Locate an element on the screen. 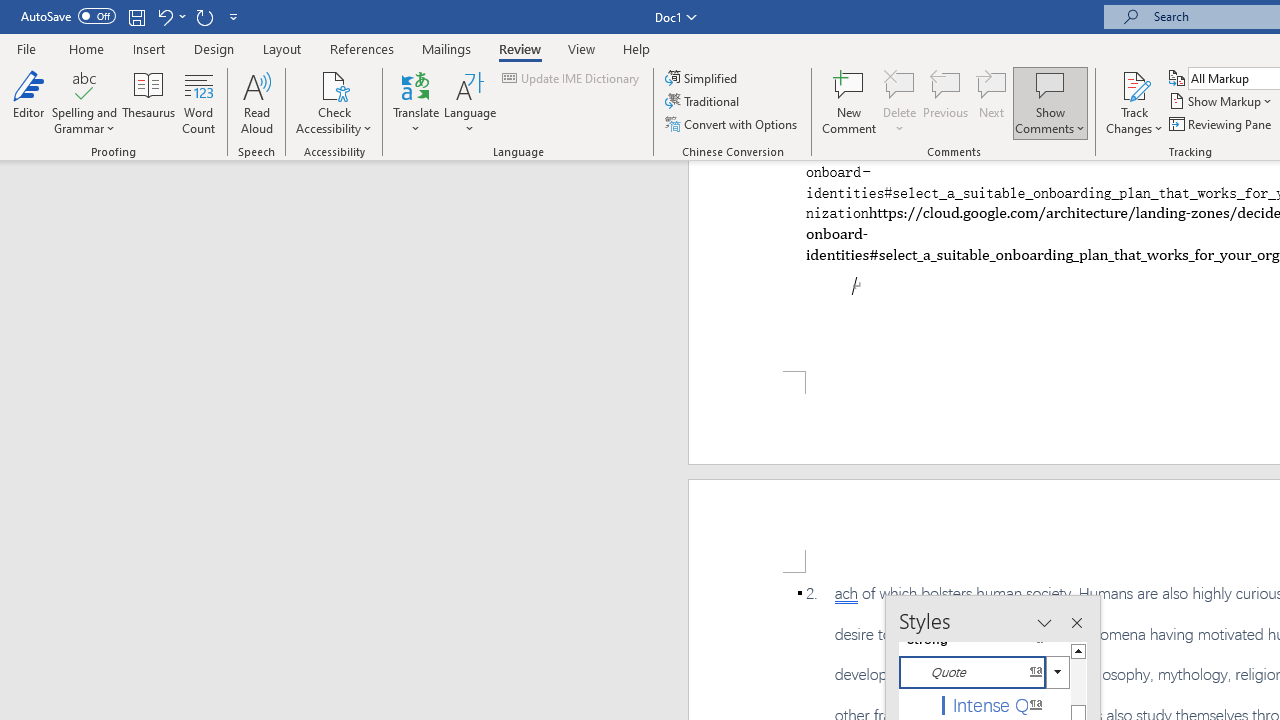 Image resolution: width=1280 pixels, height=720 pixels. 'Undo Style' is located at coordinates (170, 16).